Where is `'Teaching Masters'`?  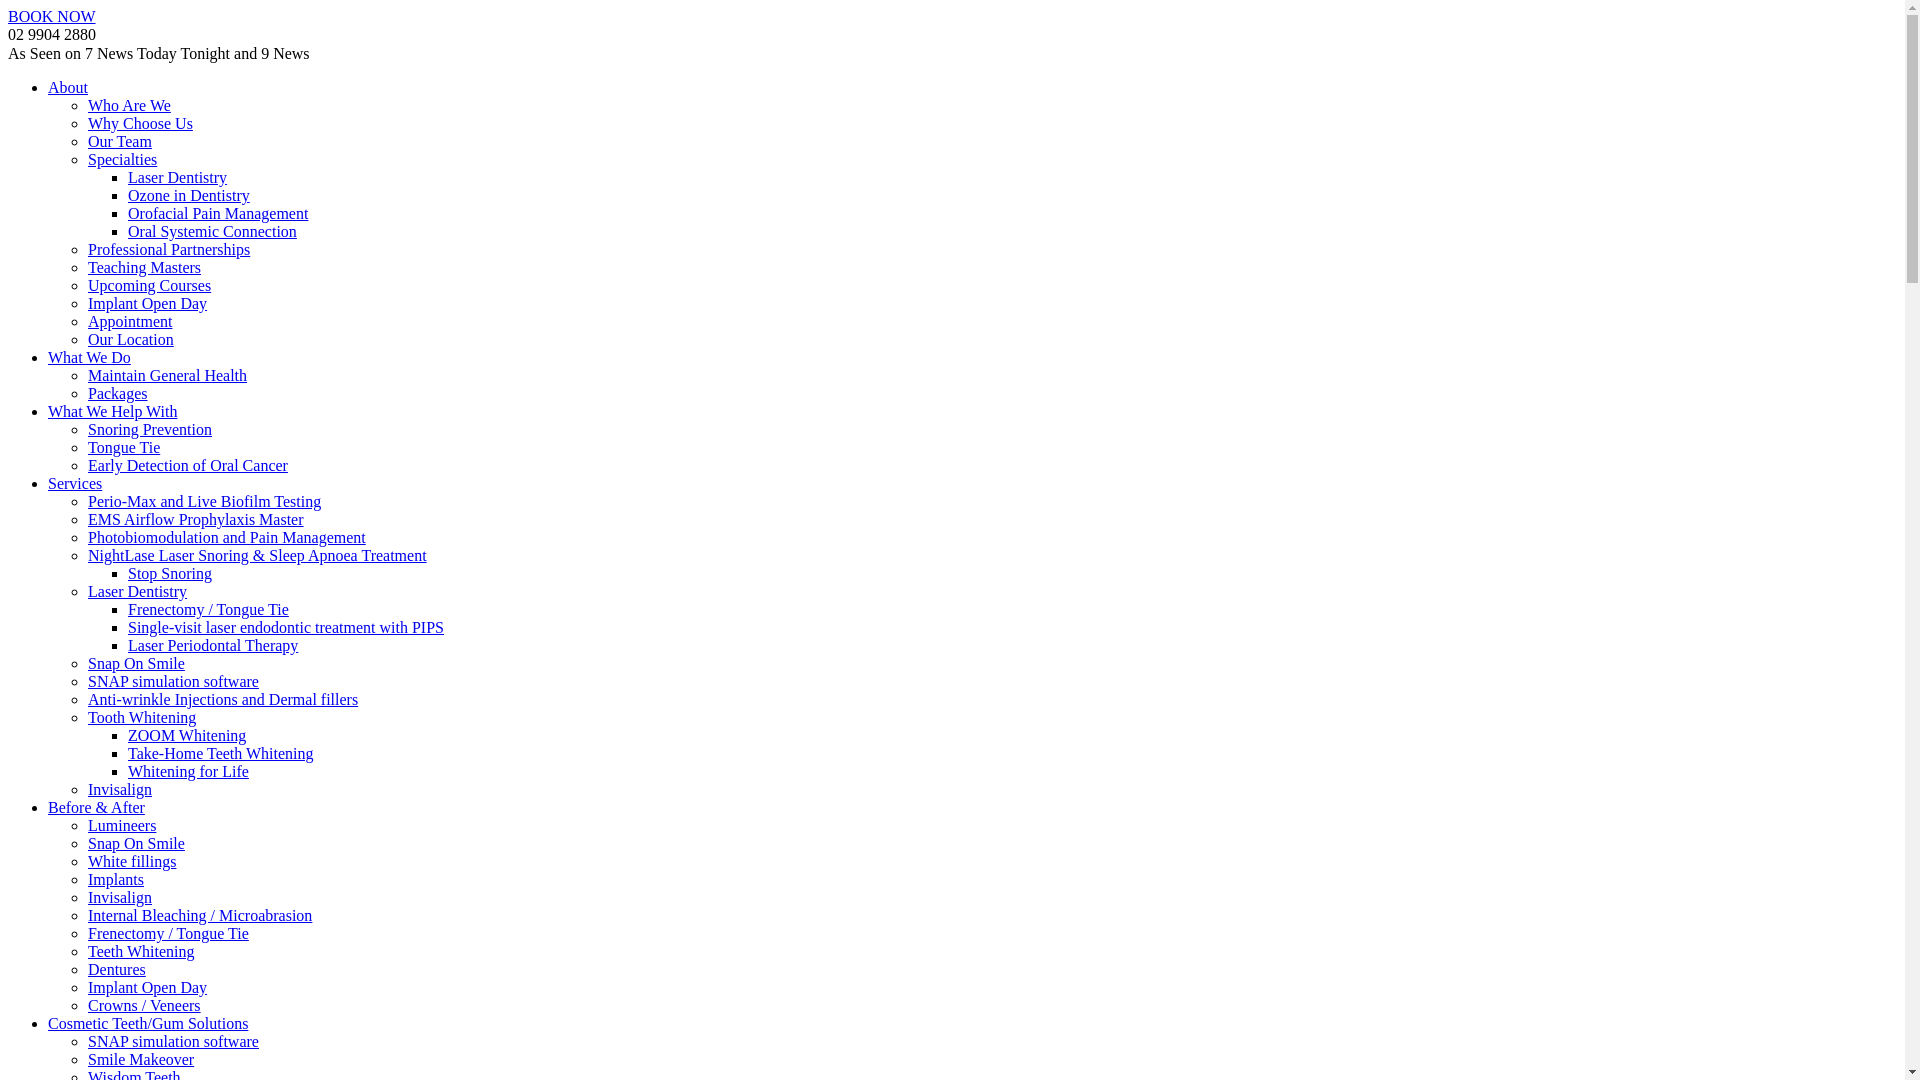 'Teaching Masters' is located at coordinates (143, 266).